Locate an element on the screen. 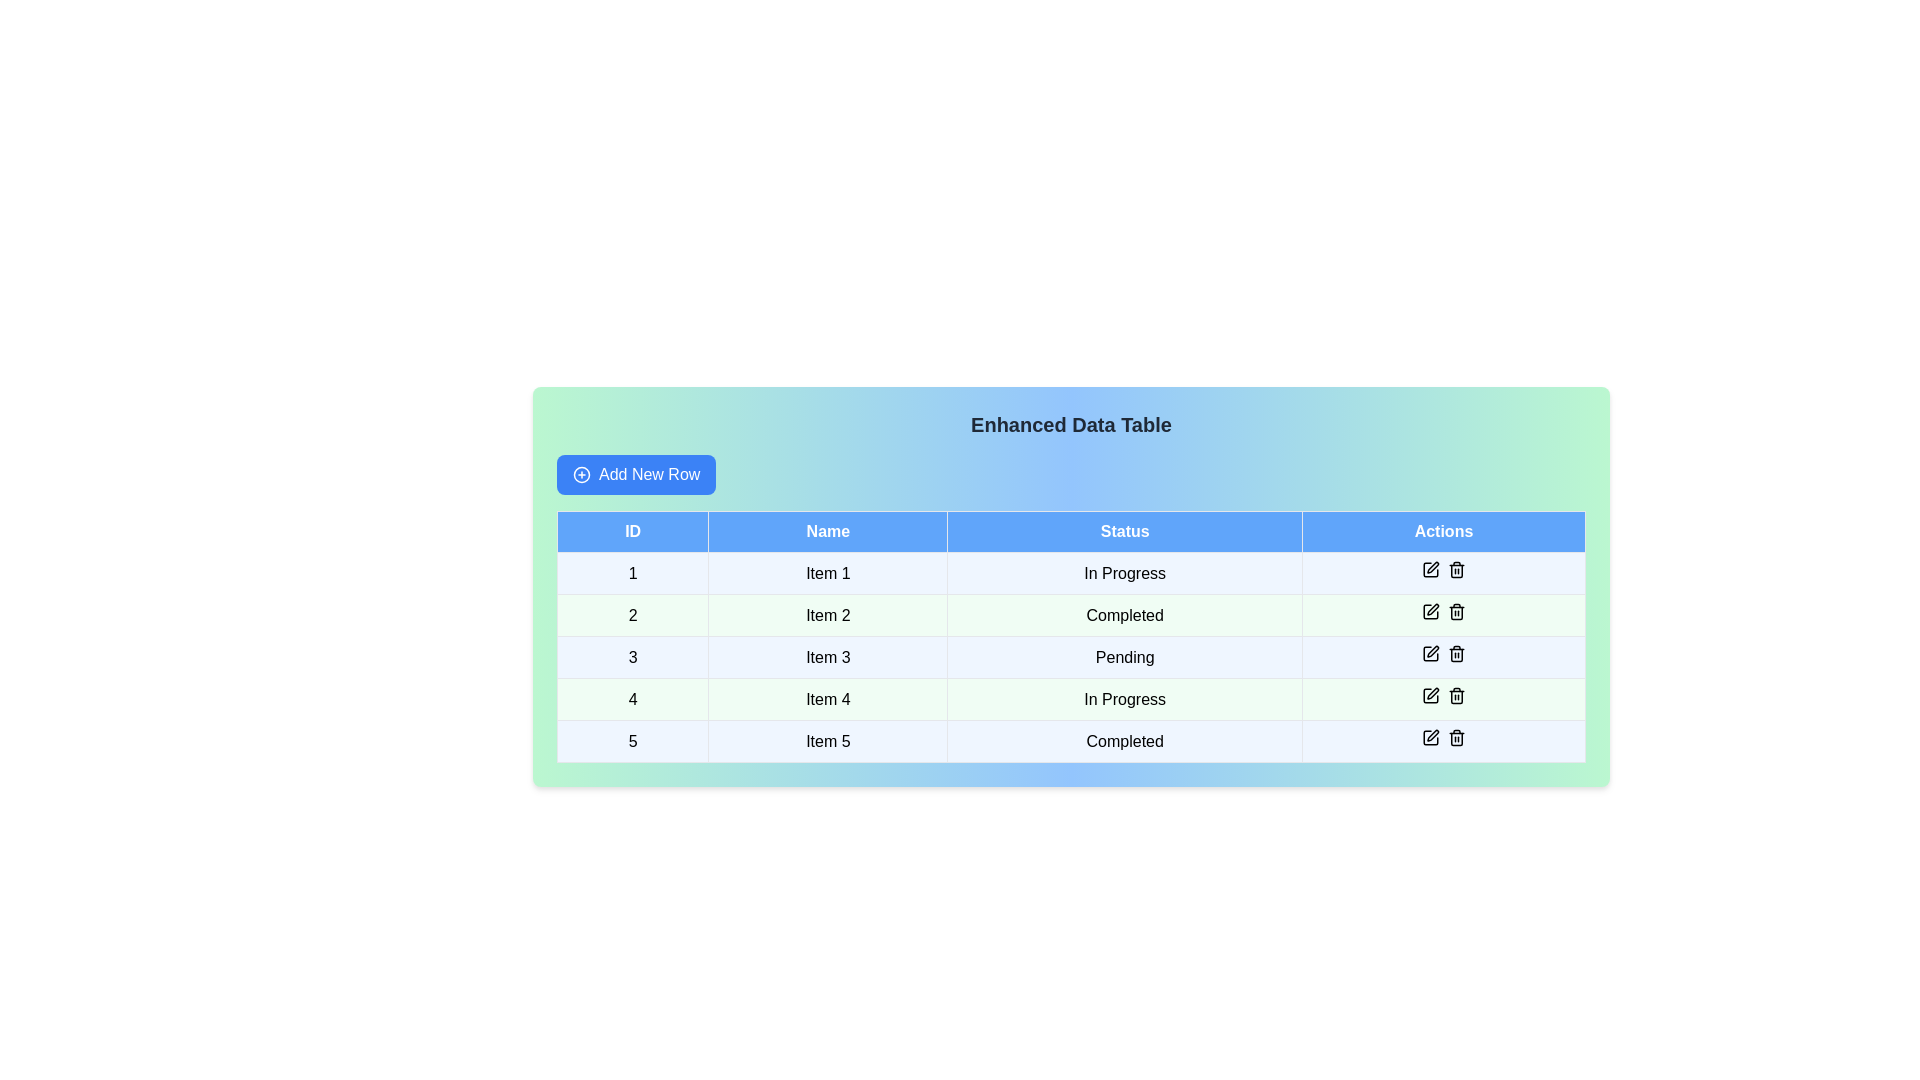 This screenshot has width=1920, height=1080. the Text cell displaying the item's name in the first row of the table under the 'Name' column, which is located between the '1' cell and the 'In Progress' cell is located at coordinates (828, 573).